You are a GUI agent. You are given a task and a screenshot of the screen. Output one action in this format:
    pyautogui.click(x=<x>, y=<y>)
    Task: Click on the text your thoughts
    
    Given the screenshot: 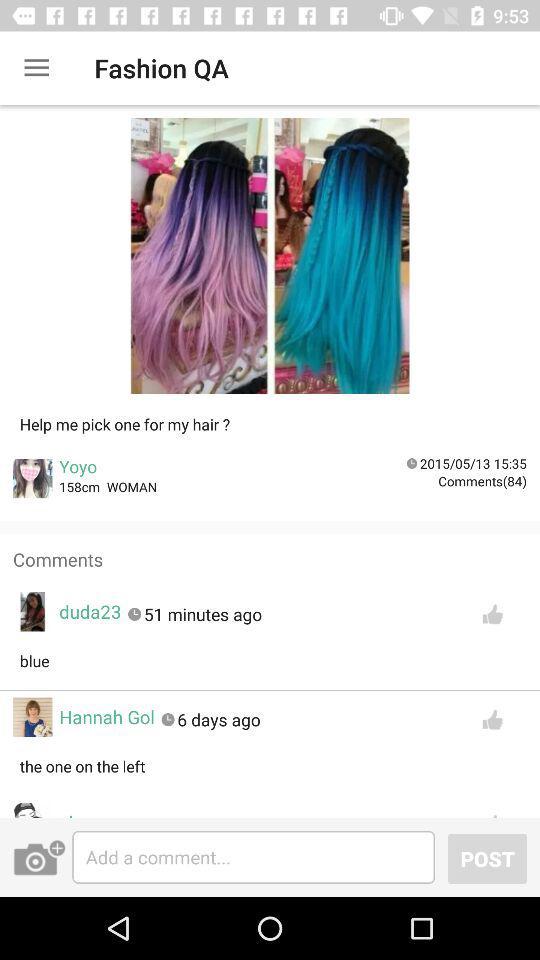 What is the action you would take?
    pyautogui.click(x=253, y=856)
    